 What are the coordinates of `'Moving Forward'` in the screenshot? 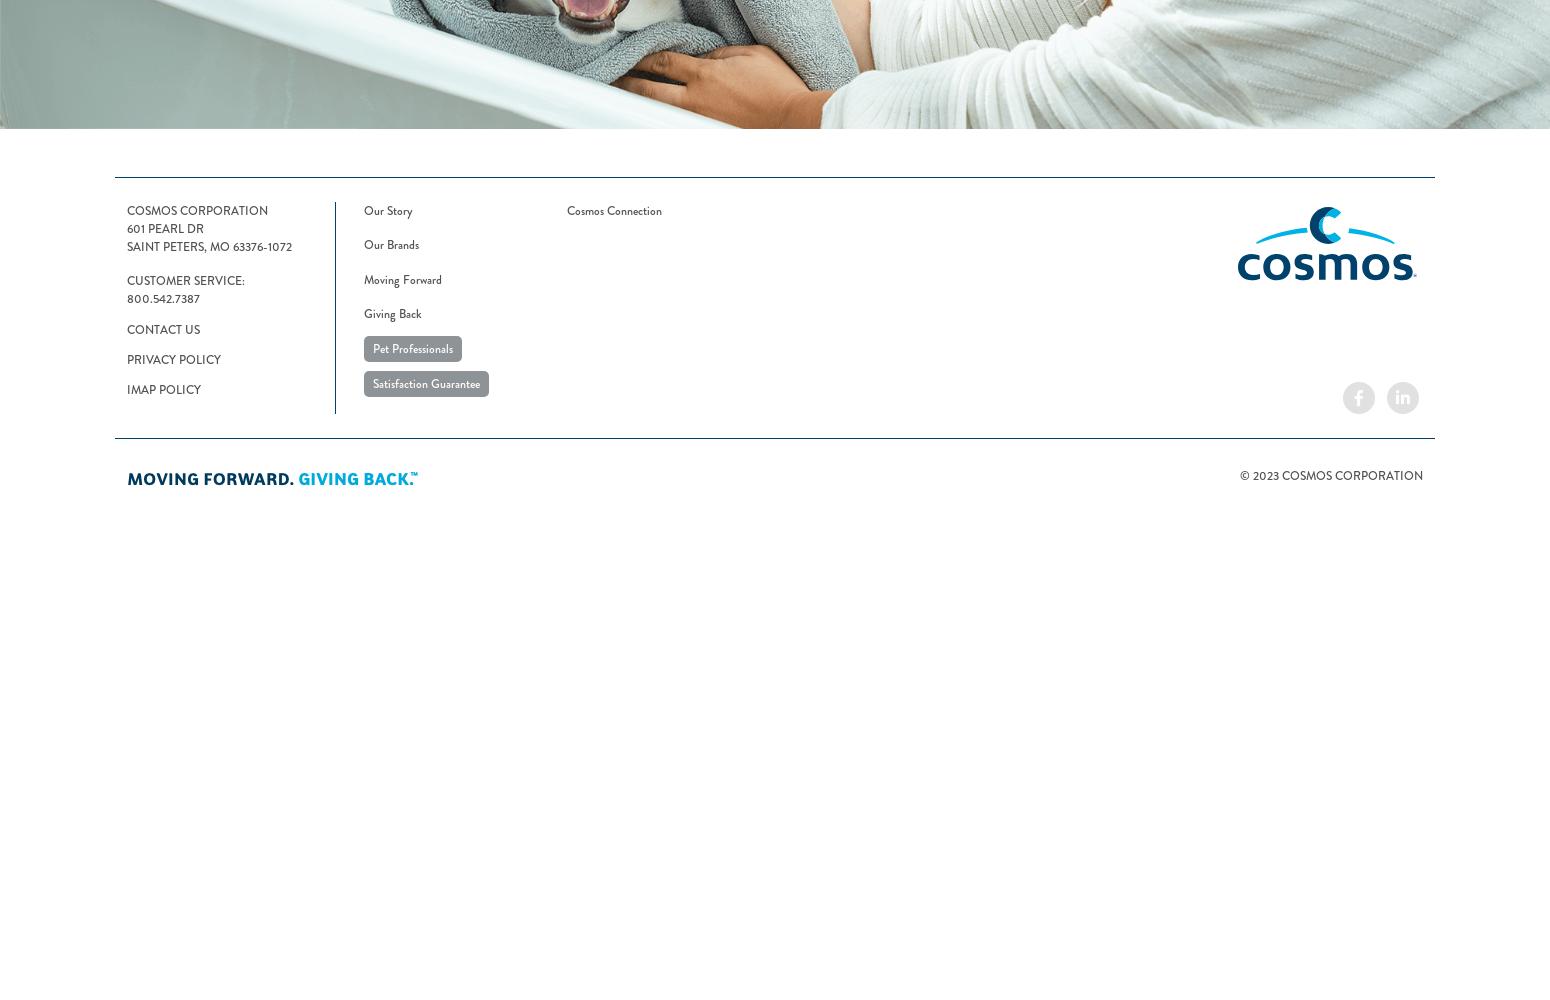 It's located at (403, 279).